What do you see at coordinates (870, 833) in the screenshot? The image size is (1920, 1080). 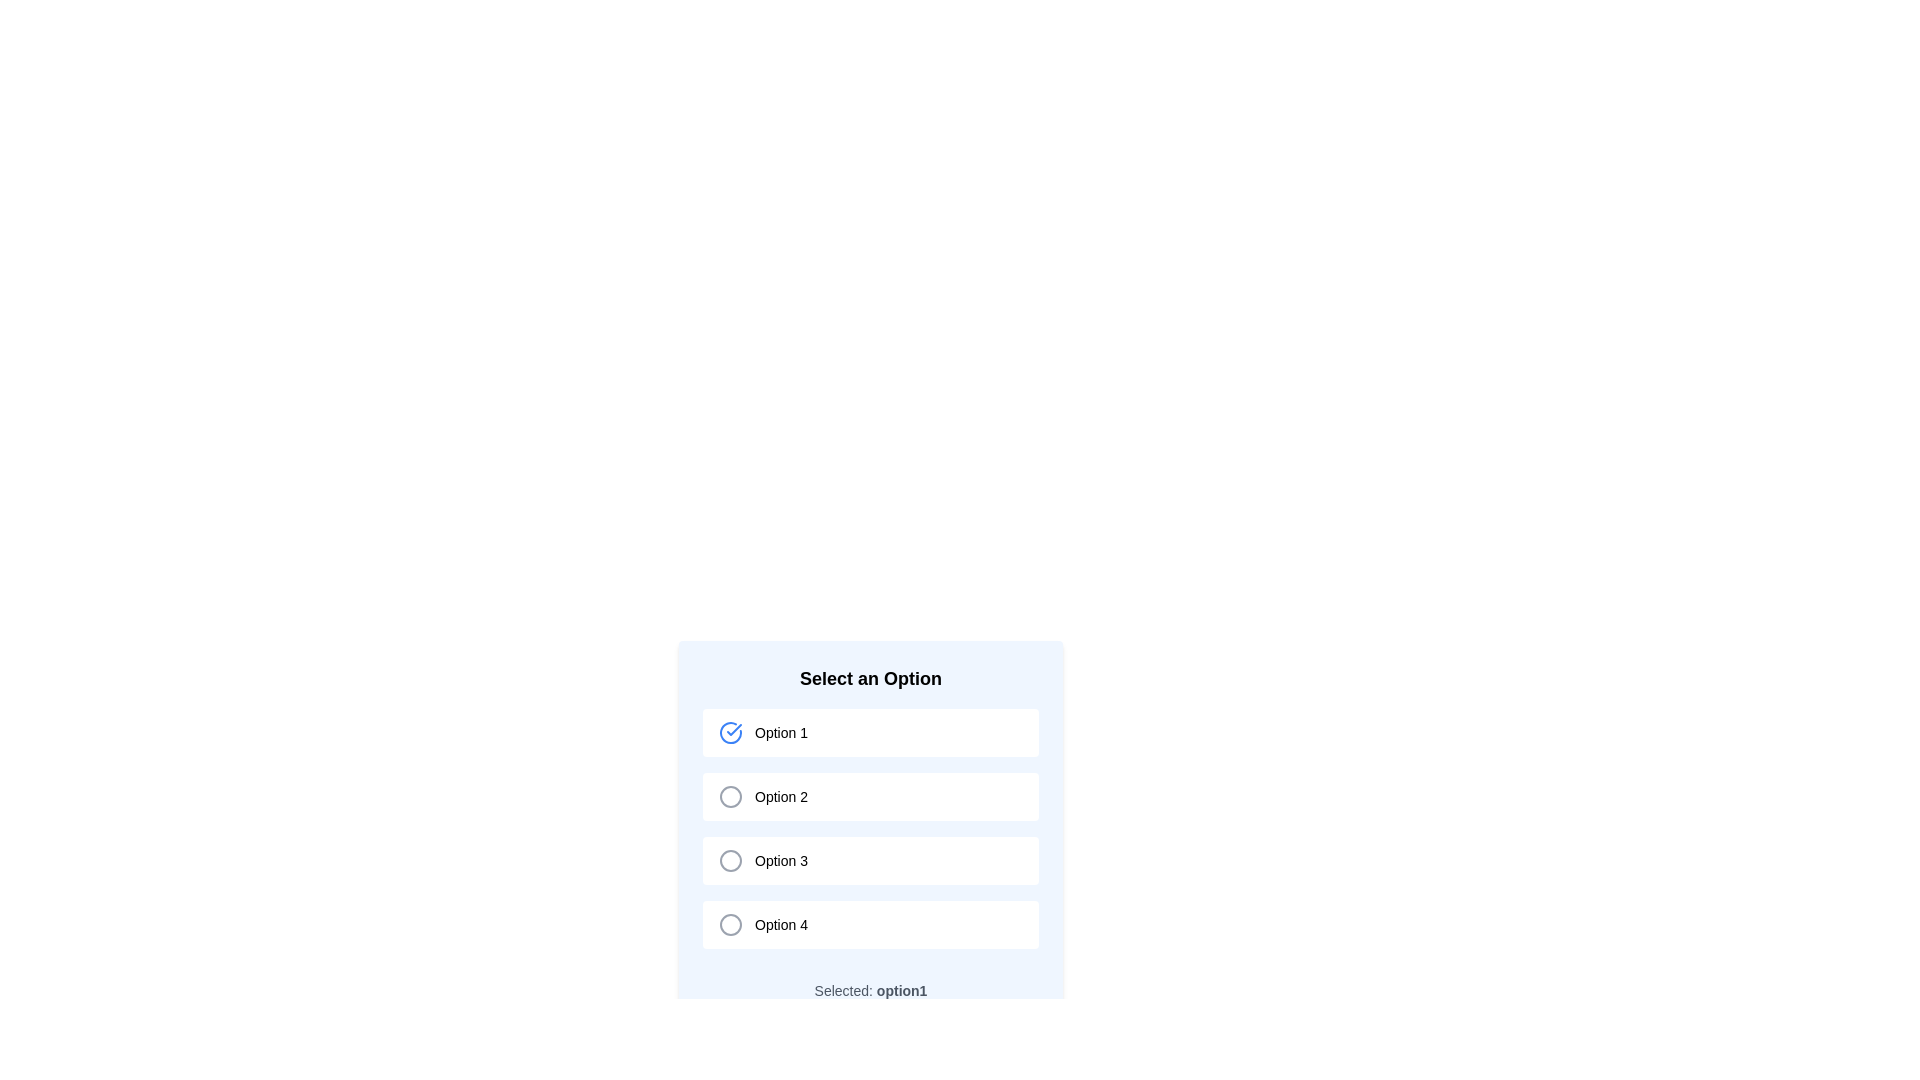 I see `to select 'Option 3' in the radio list below the title 'Select an Option'` at bounding box center [870, 833].